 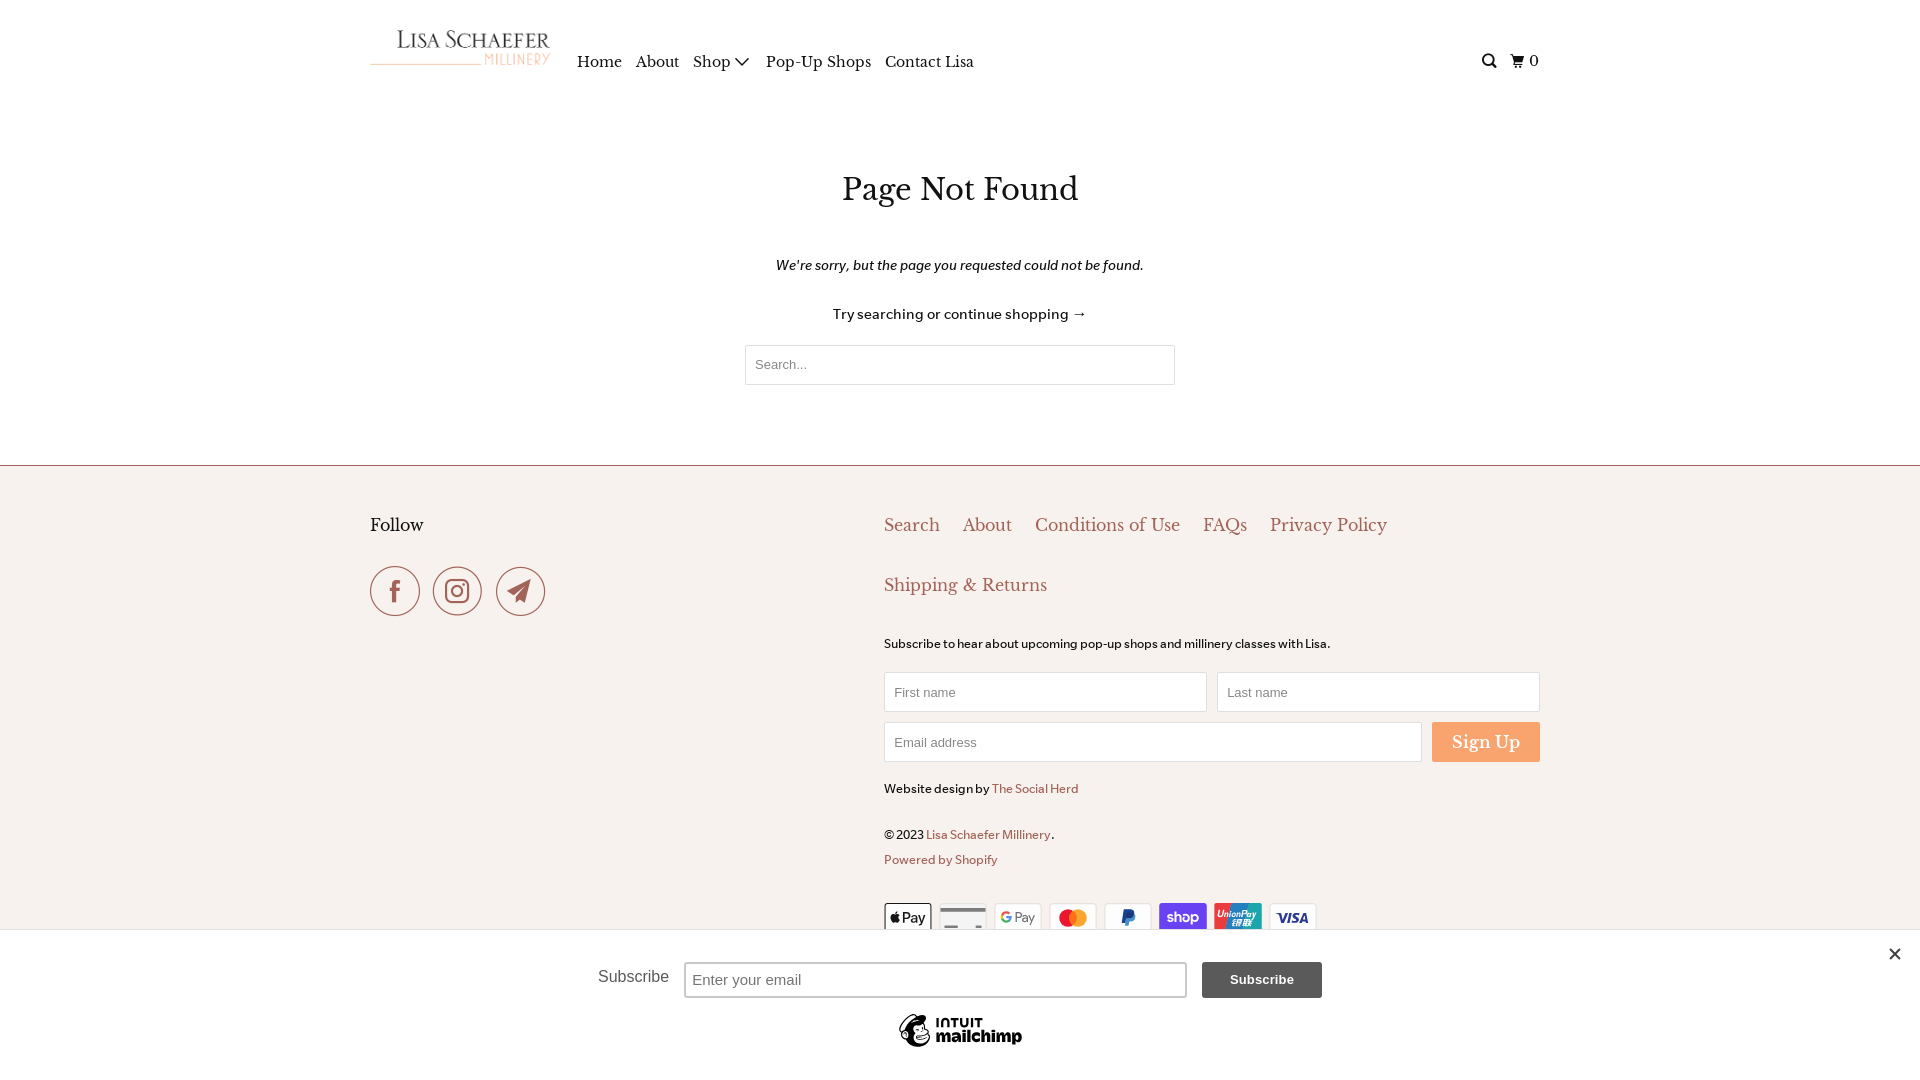 I want to click on 'Pop-Up Shops', so click(x=818, y=60).